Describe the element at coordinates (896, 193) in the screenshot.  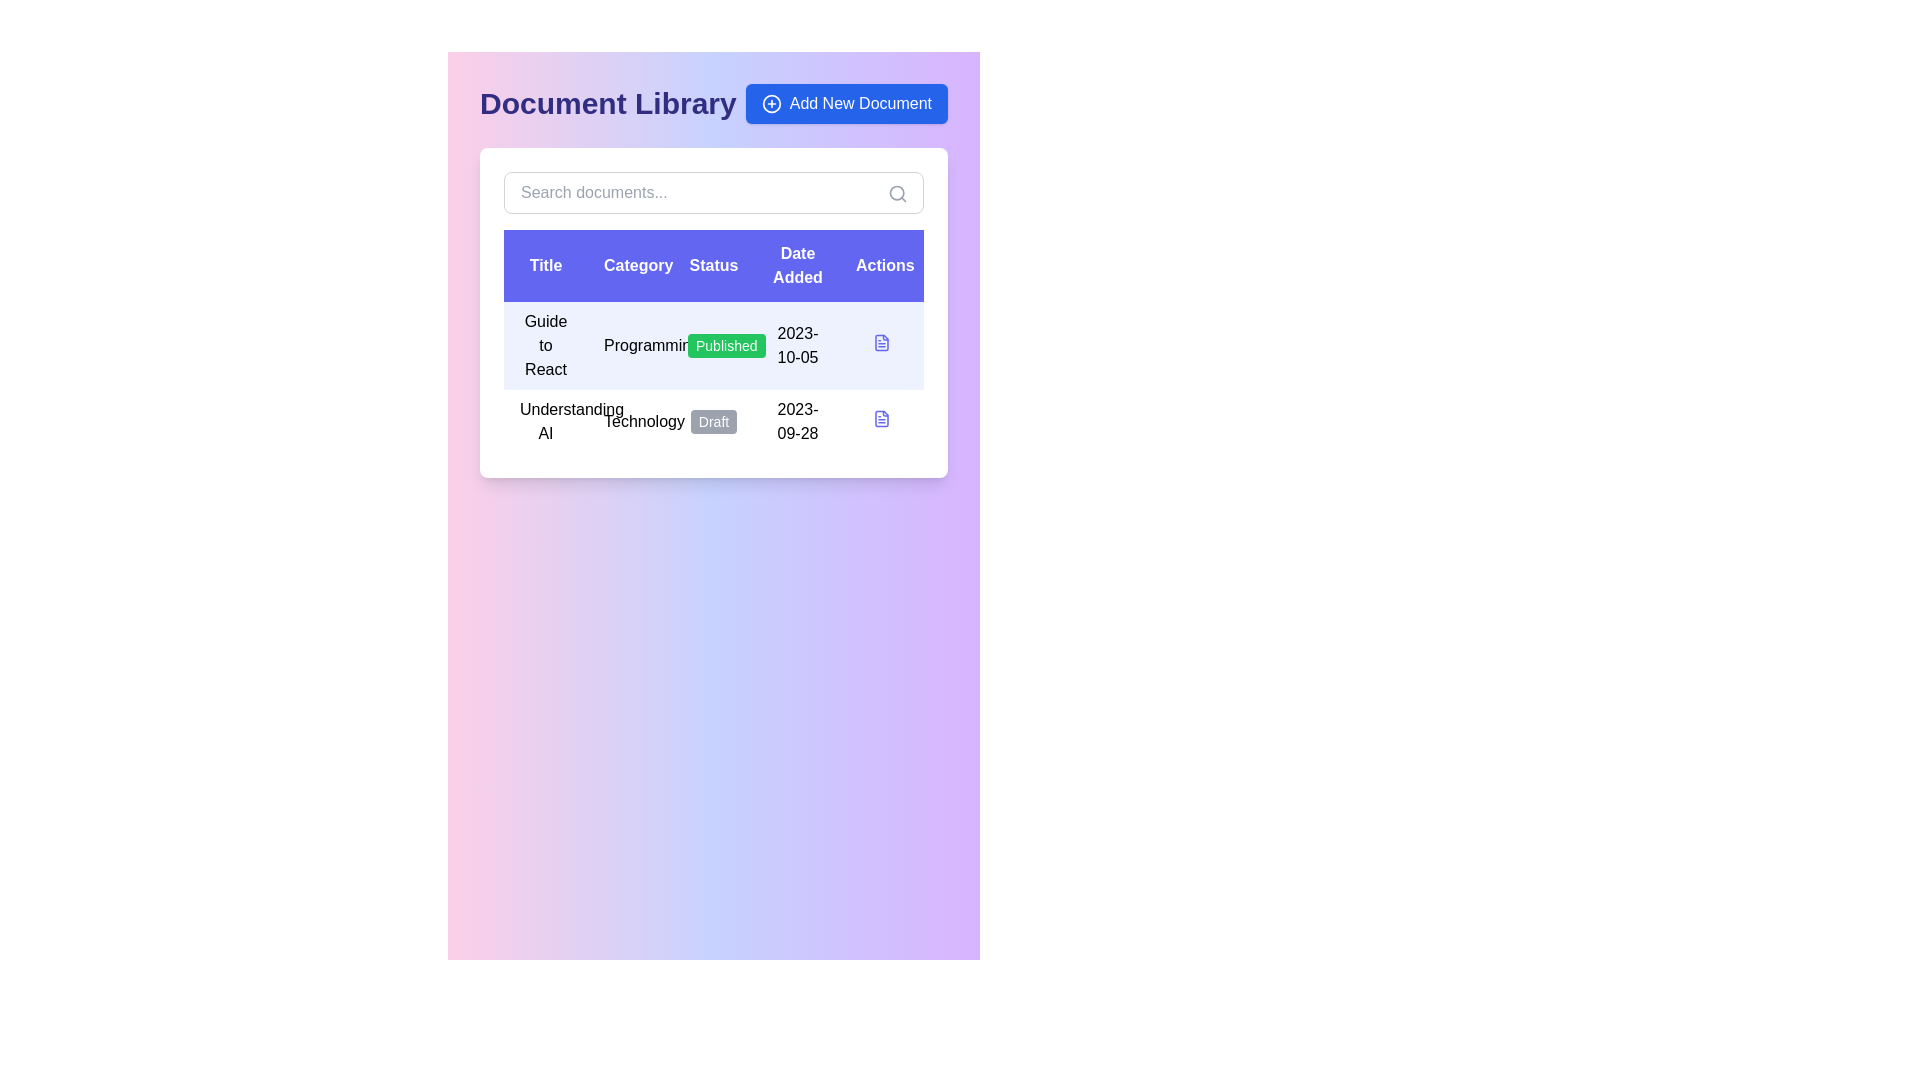
I see `the circular shape within the SVG graphic that represents the lens of the magnifying glass icon located in the upper-right corner of the search bar` at that location.